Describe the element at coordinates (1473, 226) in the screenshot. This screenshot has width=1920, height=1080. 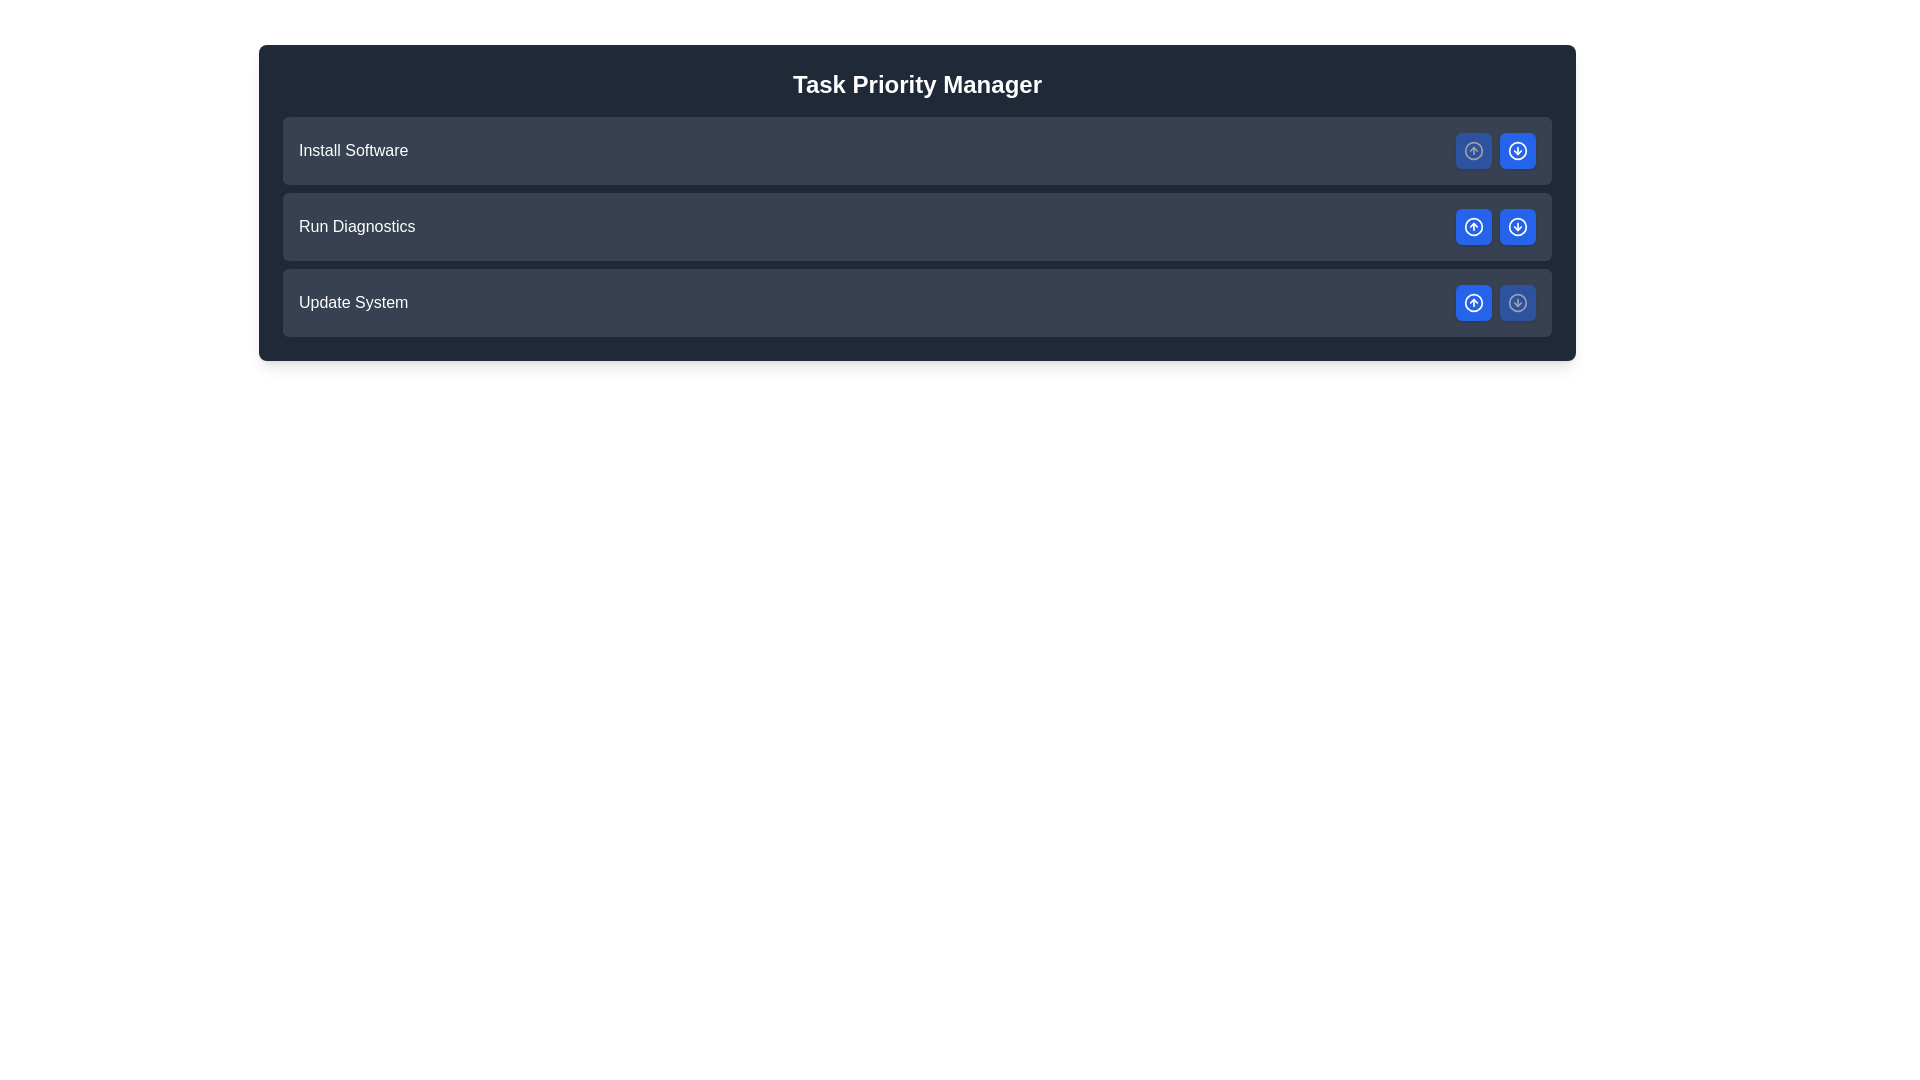
I see `the SVG circle element that represents a decorative icon with an upward arrow in the third task row, located adjacent to the right-side controls` at that location.